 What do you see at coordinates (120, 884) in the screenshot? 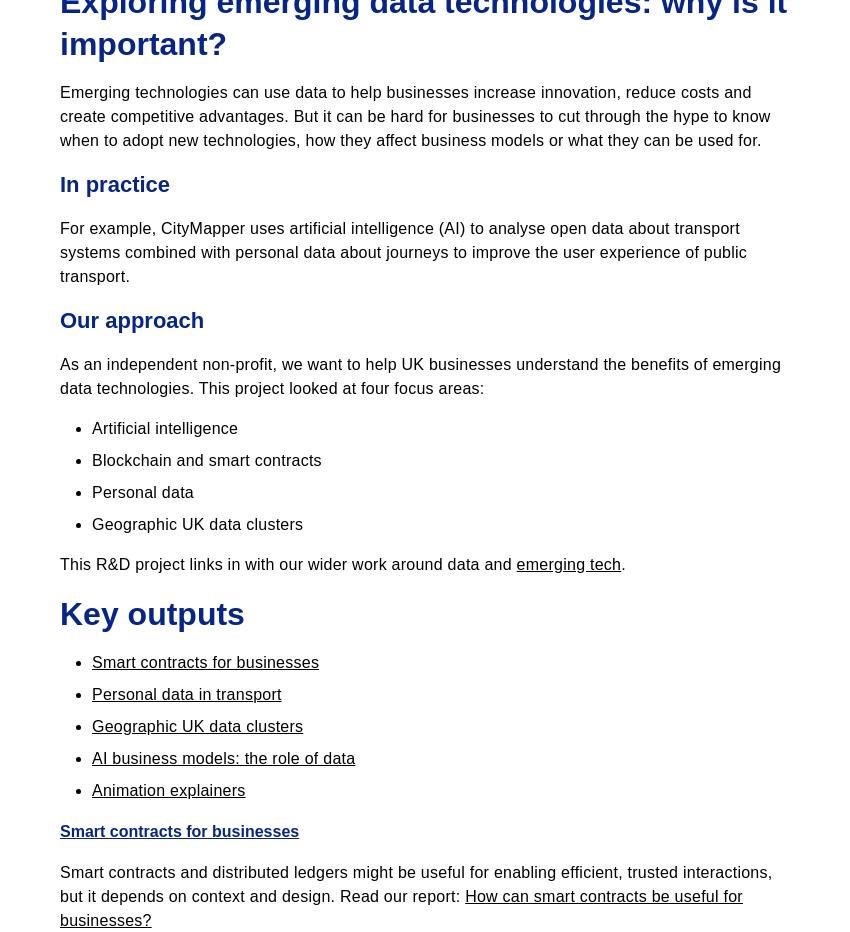
I see `'Press and media'` at bounding box center [120, 884].